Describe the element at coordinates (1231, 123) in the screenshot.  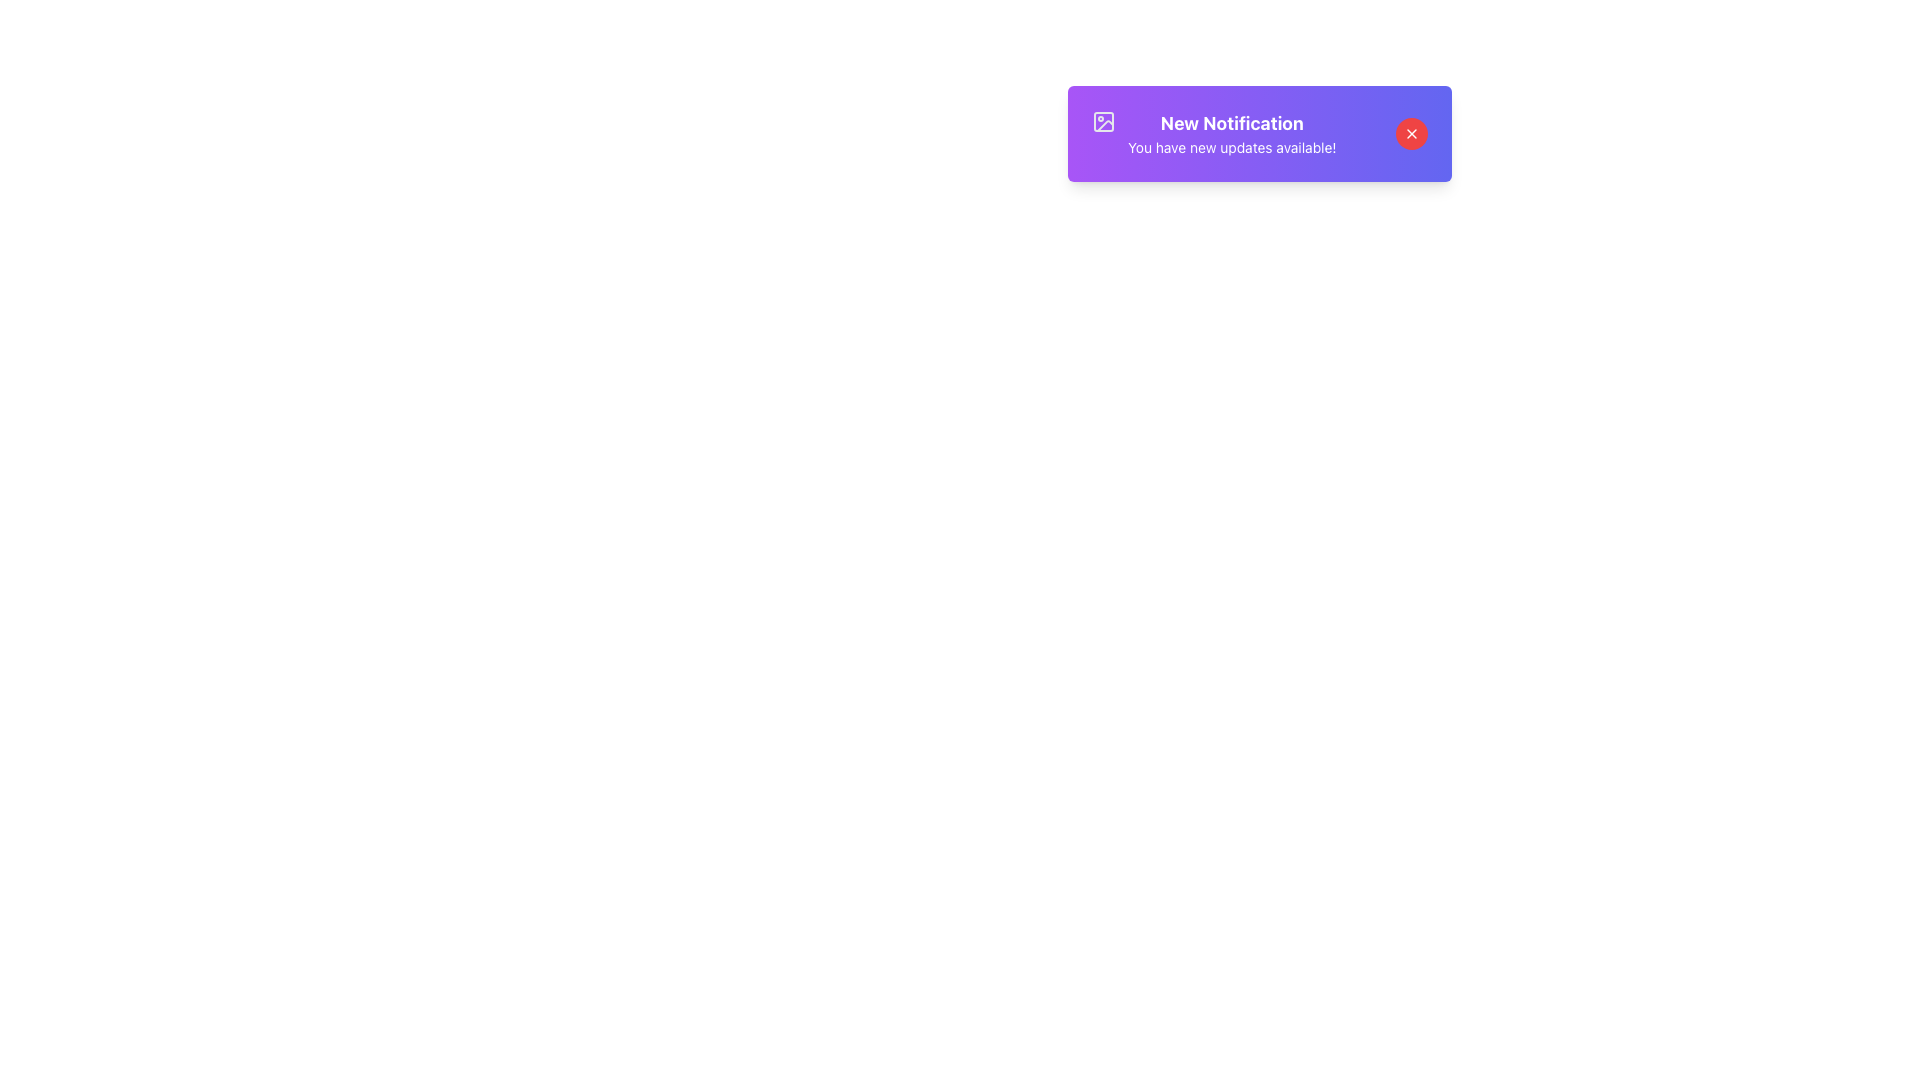
I see `the bold headline text 'New Notification' located prominently at the top section of a notification card, which has a white font color on a gradient purple background` at that location.